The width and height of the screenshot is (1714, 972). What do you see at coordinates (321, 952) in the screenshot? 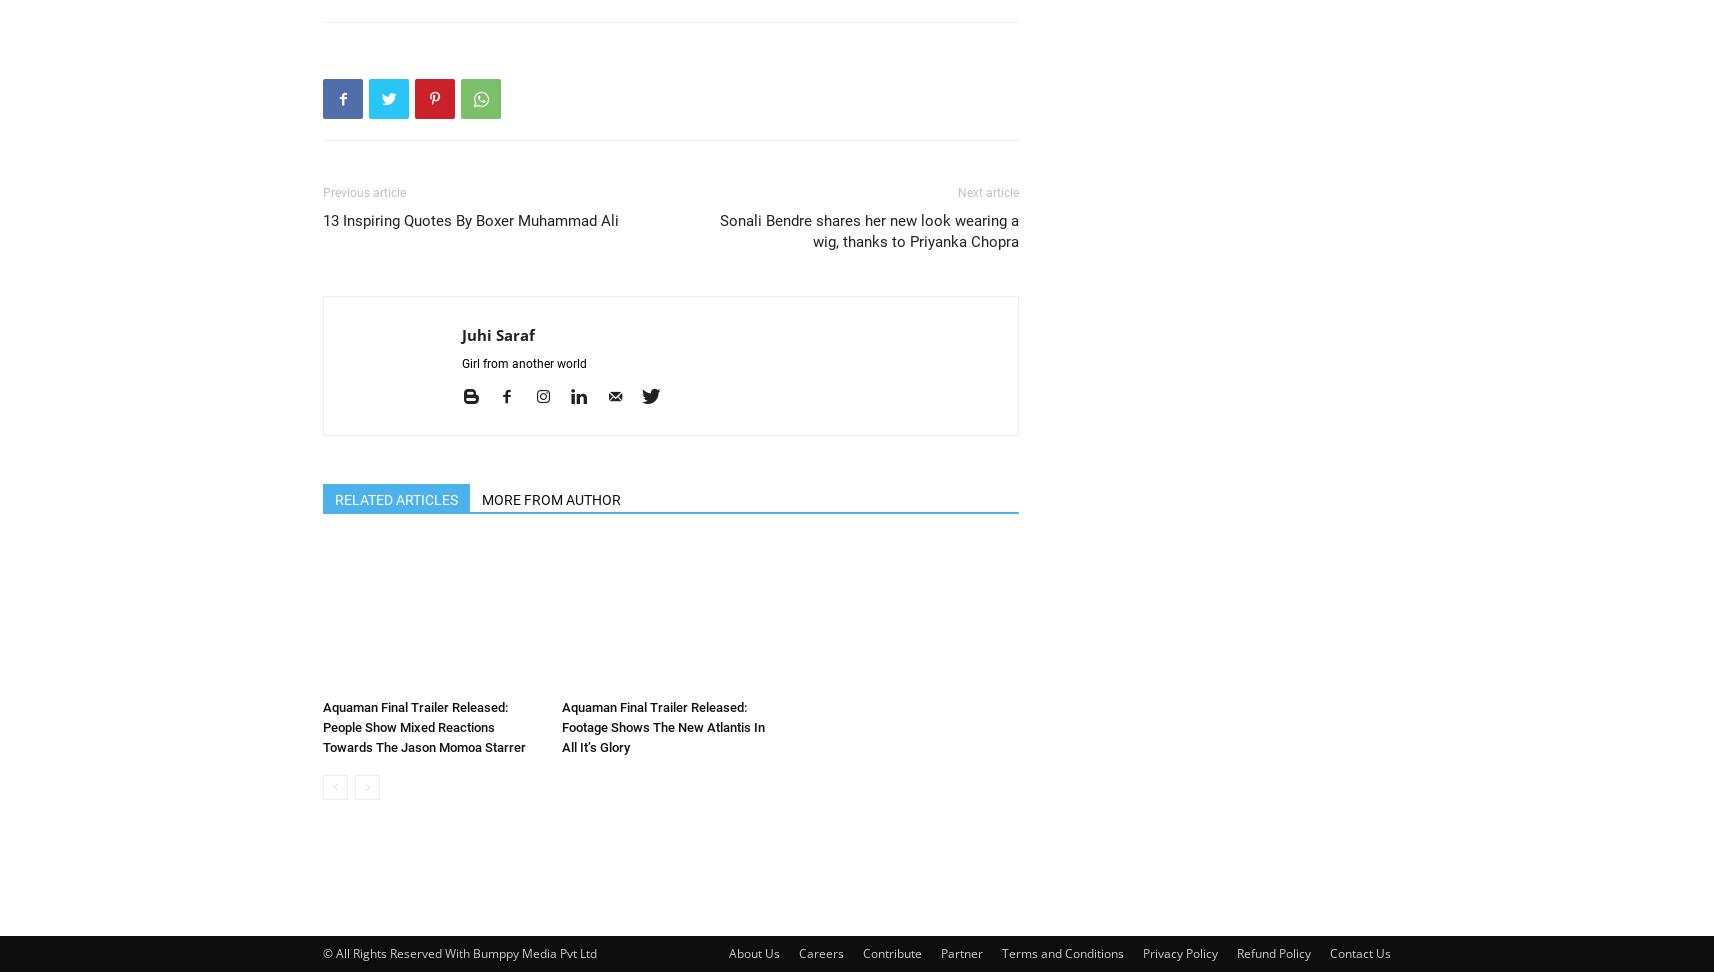
I see `'© All Rights Reserved With Bumppy Media Pvt Ltd'` at bounding box center [321, 952].